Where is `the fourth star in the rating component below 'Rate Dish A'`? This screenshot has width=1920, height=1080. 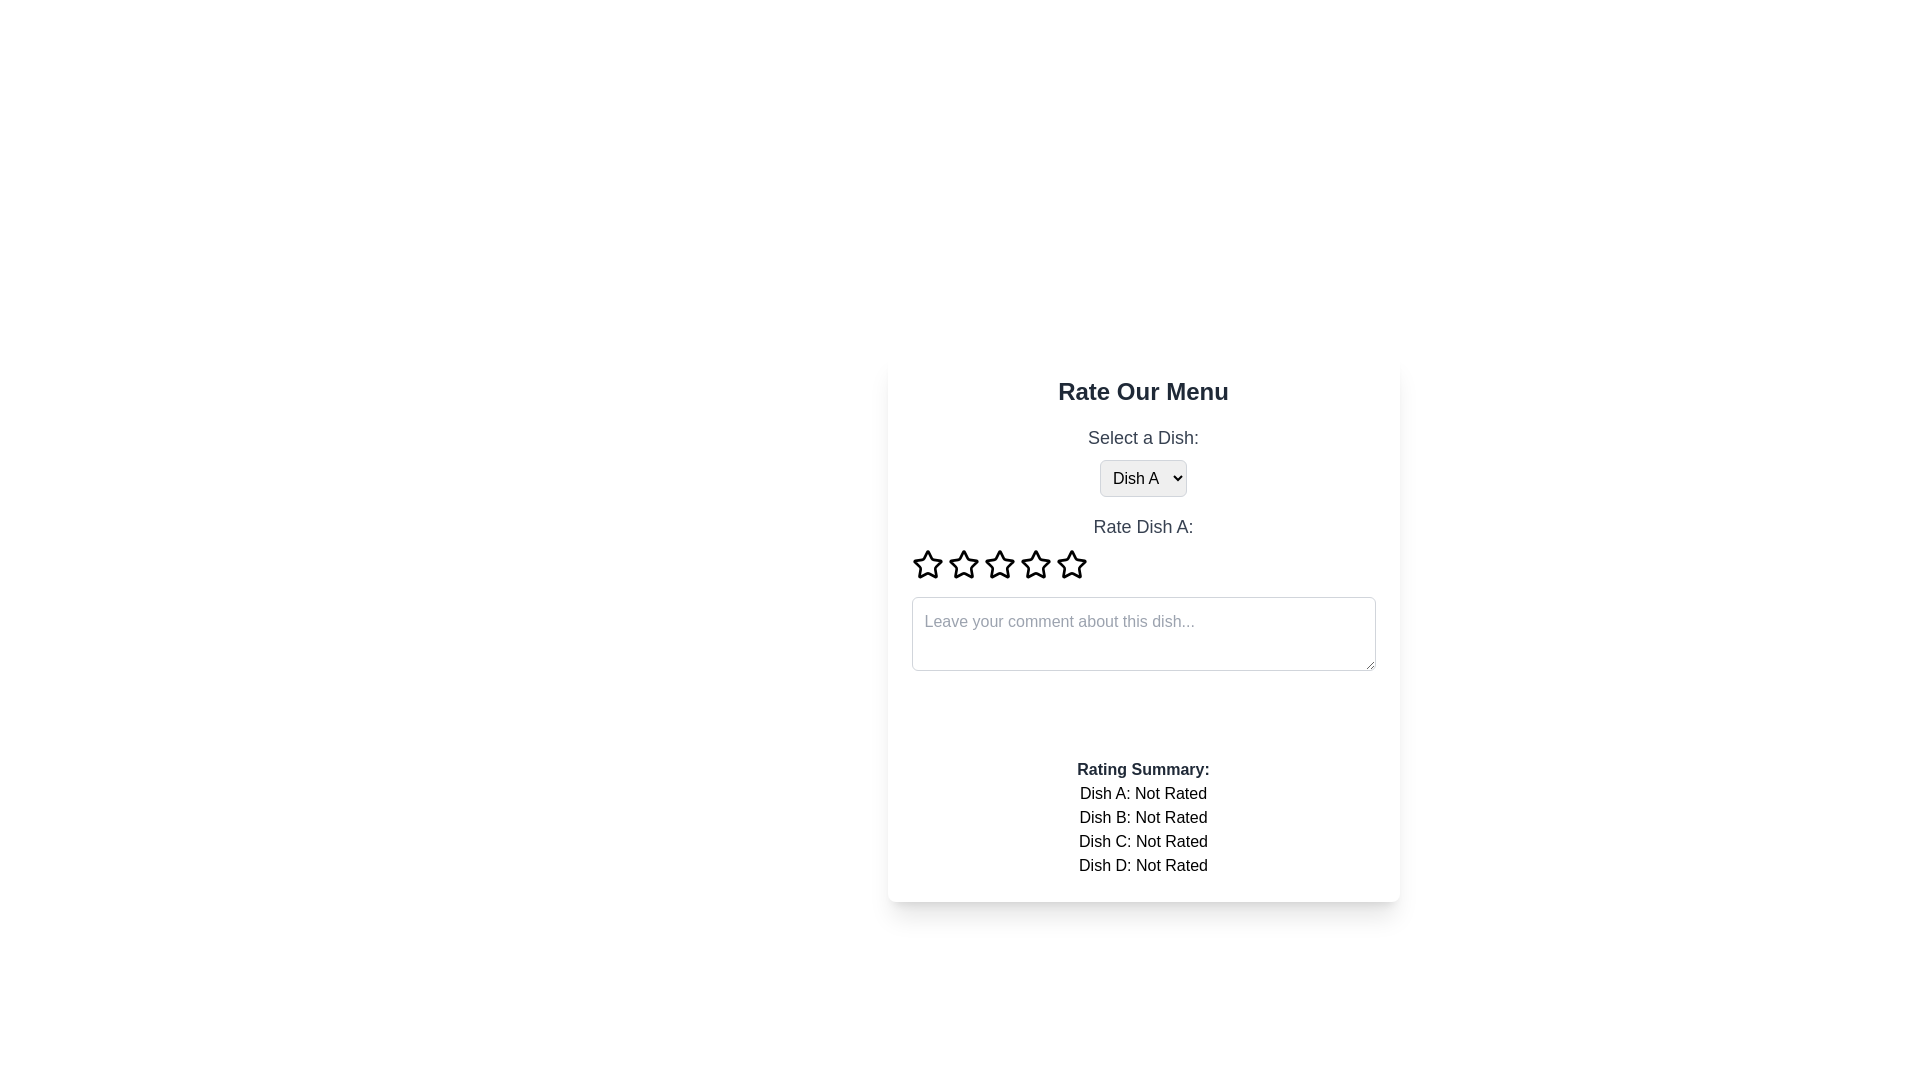 the fourth star in the rating component below 'Rate Dish A' is located at coordinates (999, 564).